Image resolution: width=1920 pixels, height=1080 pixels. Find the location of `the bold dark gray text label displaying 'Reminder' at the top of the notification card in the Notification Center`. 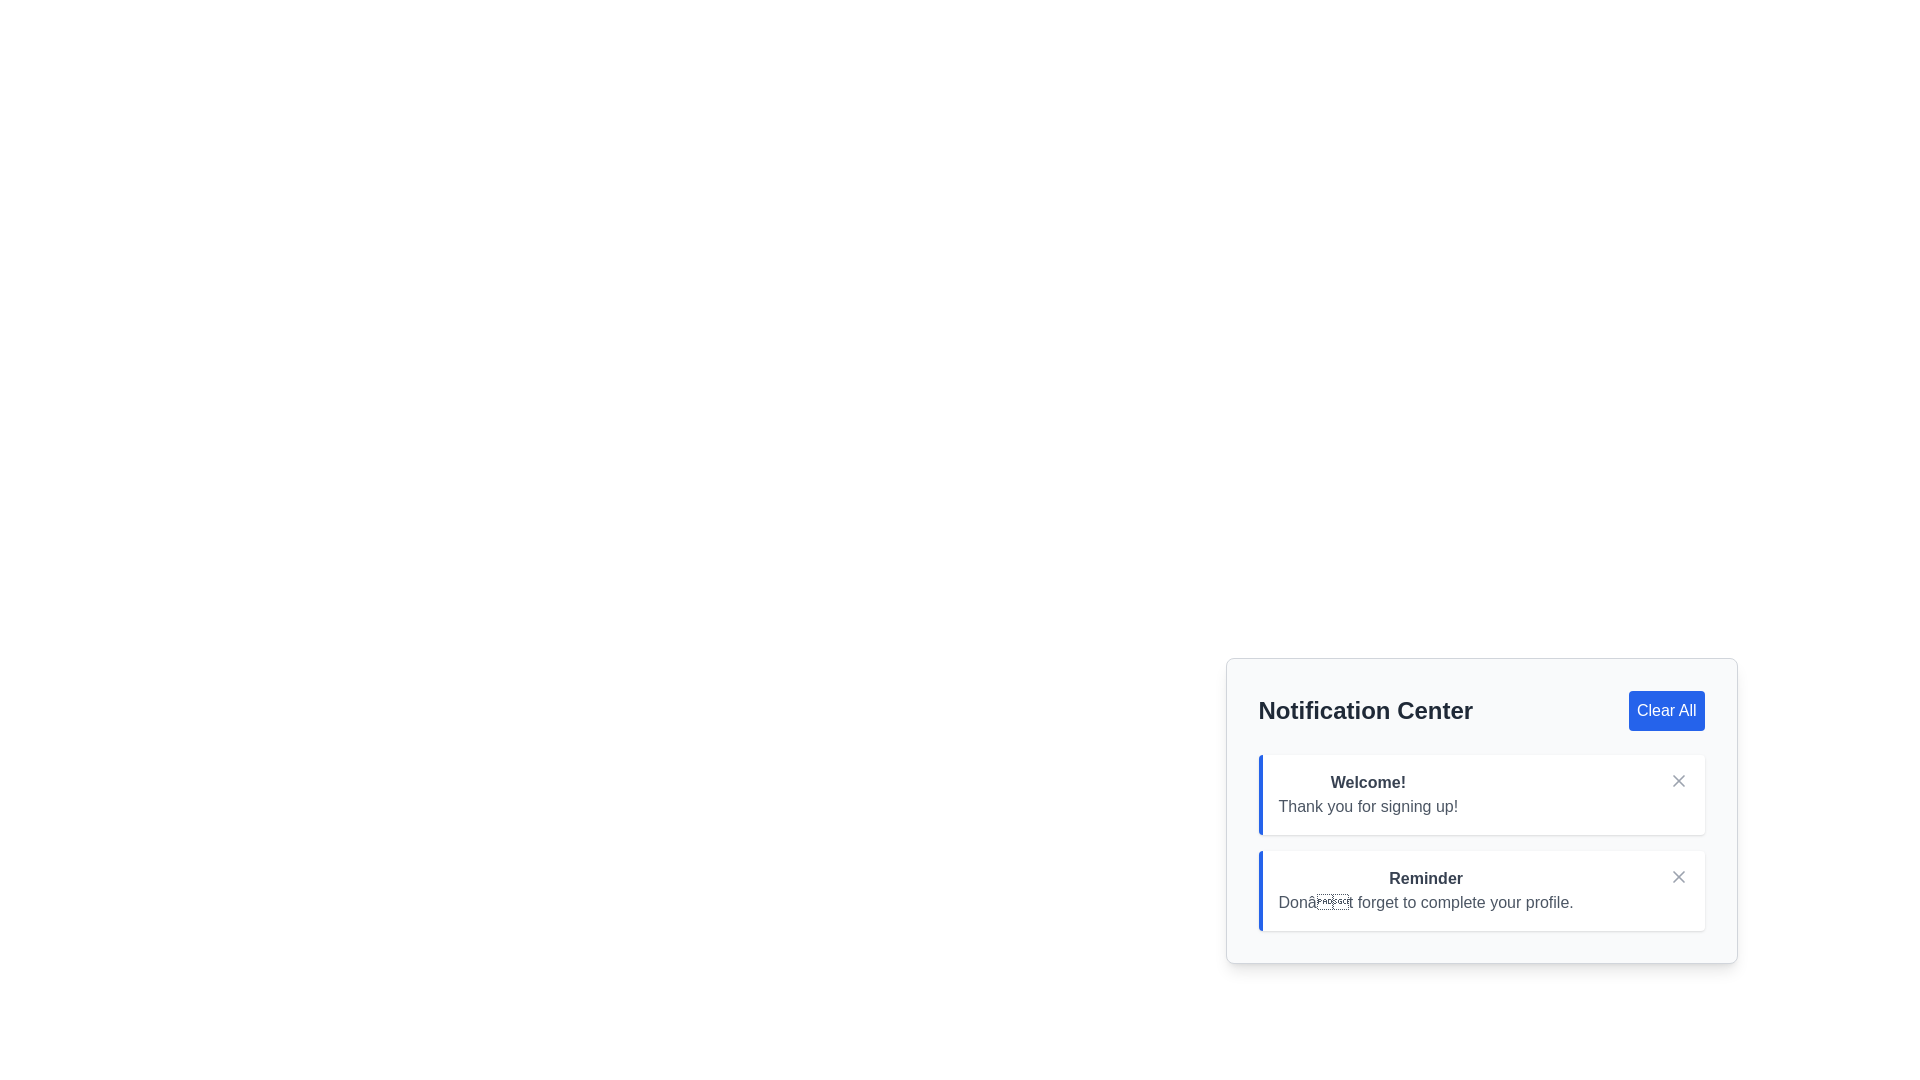

the bold dark gray text label displaying 'Reminder' at the top of the notification card in the Notification Center is located at coordinates (1425, 878).